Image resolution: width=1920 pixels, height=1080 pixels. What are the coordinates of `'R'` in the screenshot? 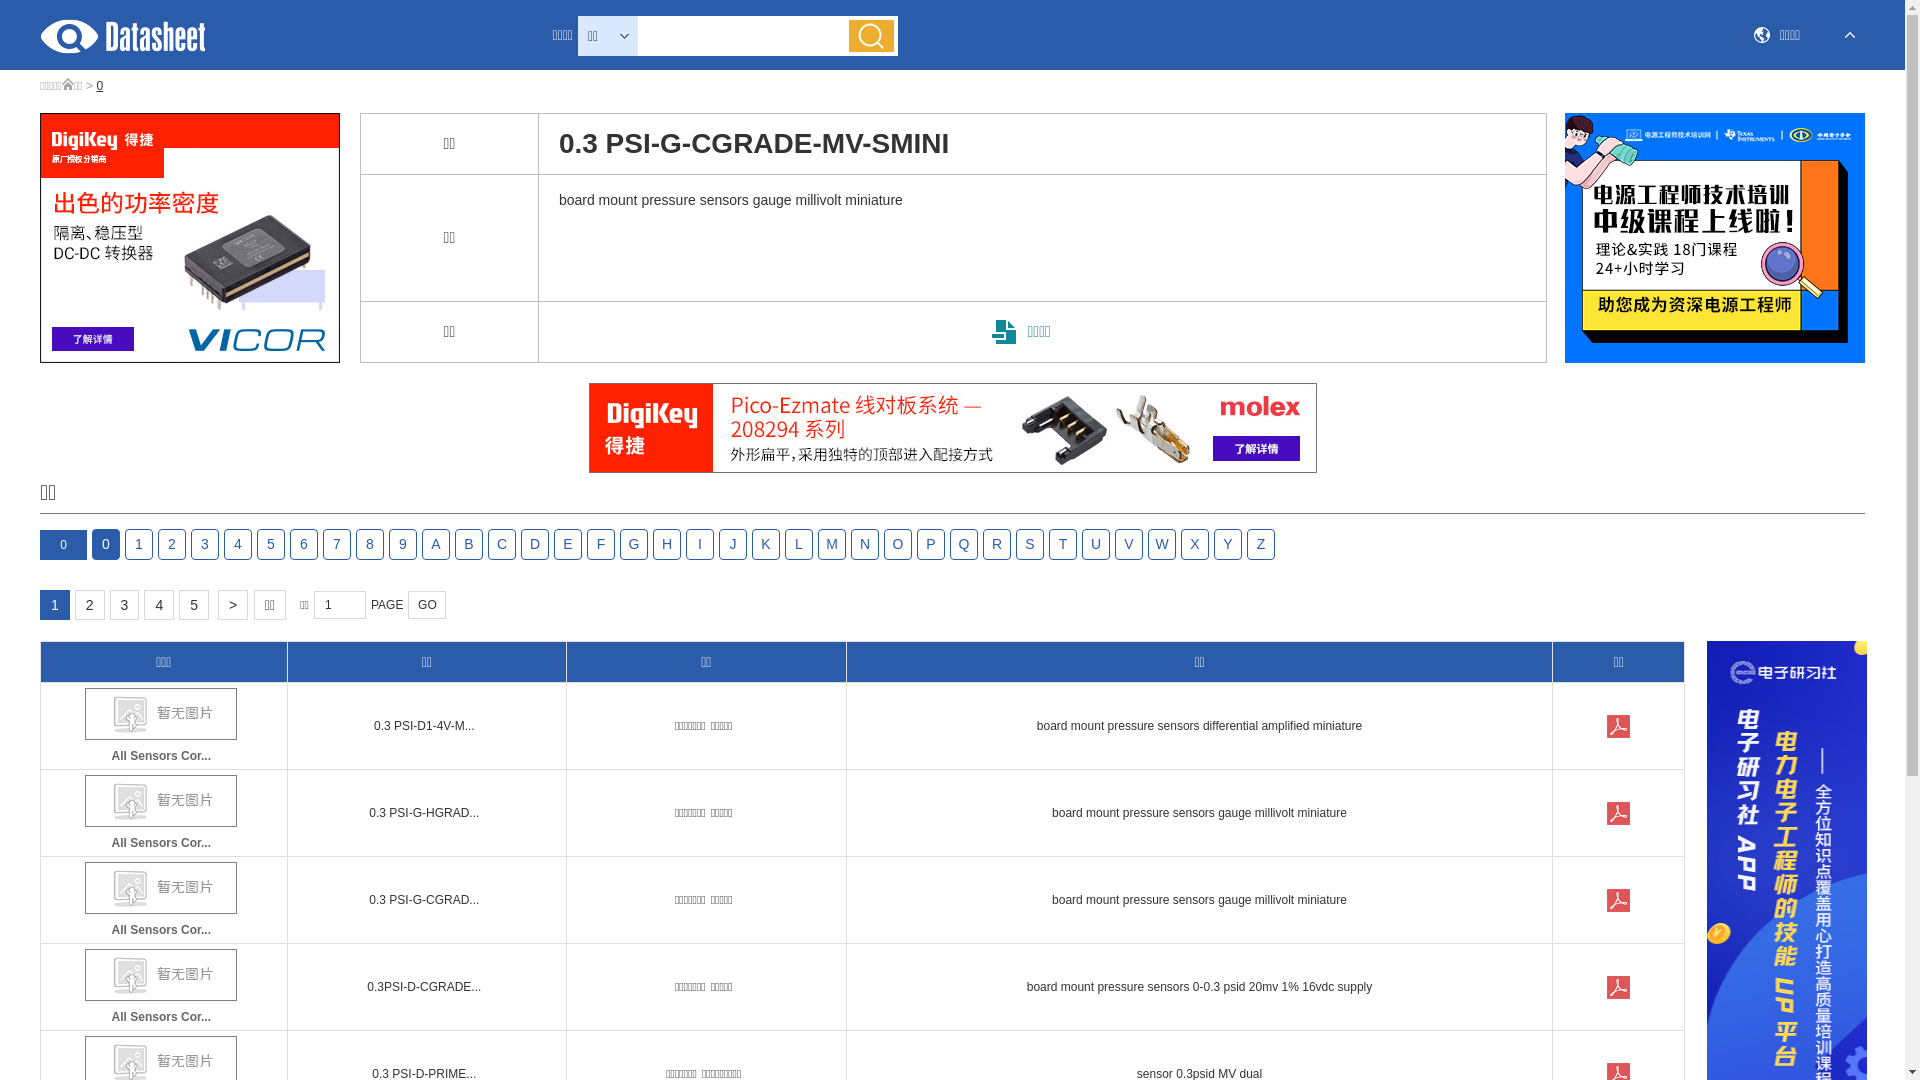 It's located at (997, 544).